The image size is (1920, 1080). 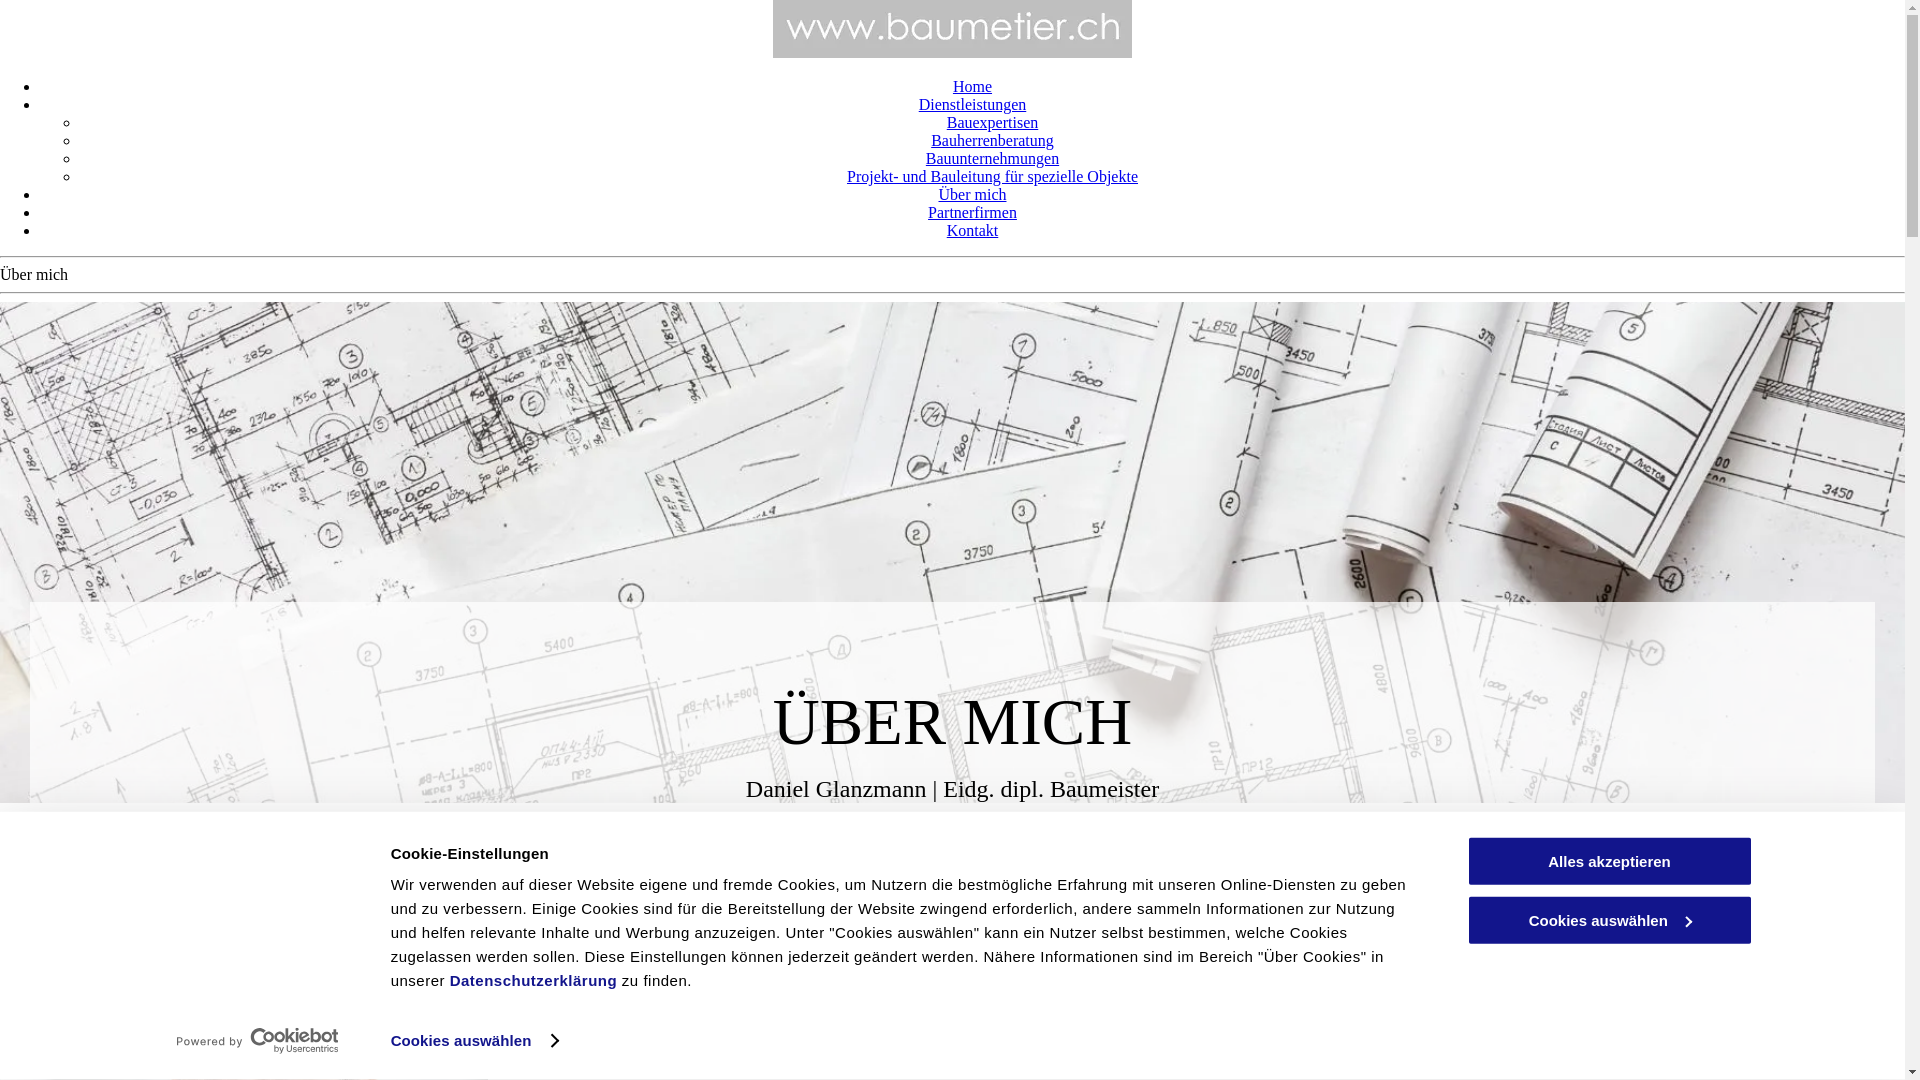 What do you see at coordinates (973, 229) in the screenshot?
I see `'Kontakt'` at bounding box center [973, 229].